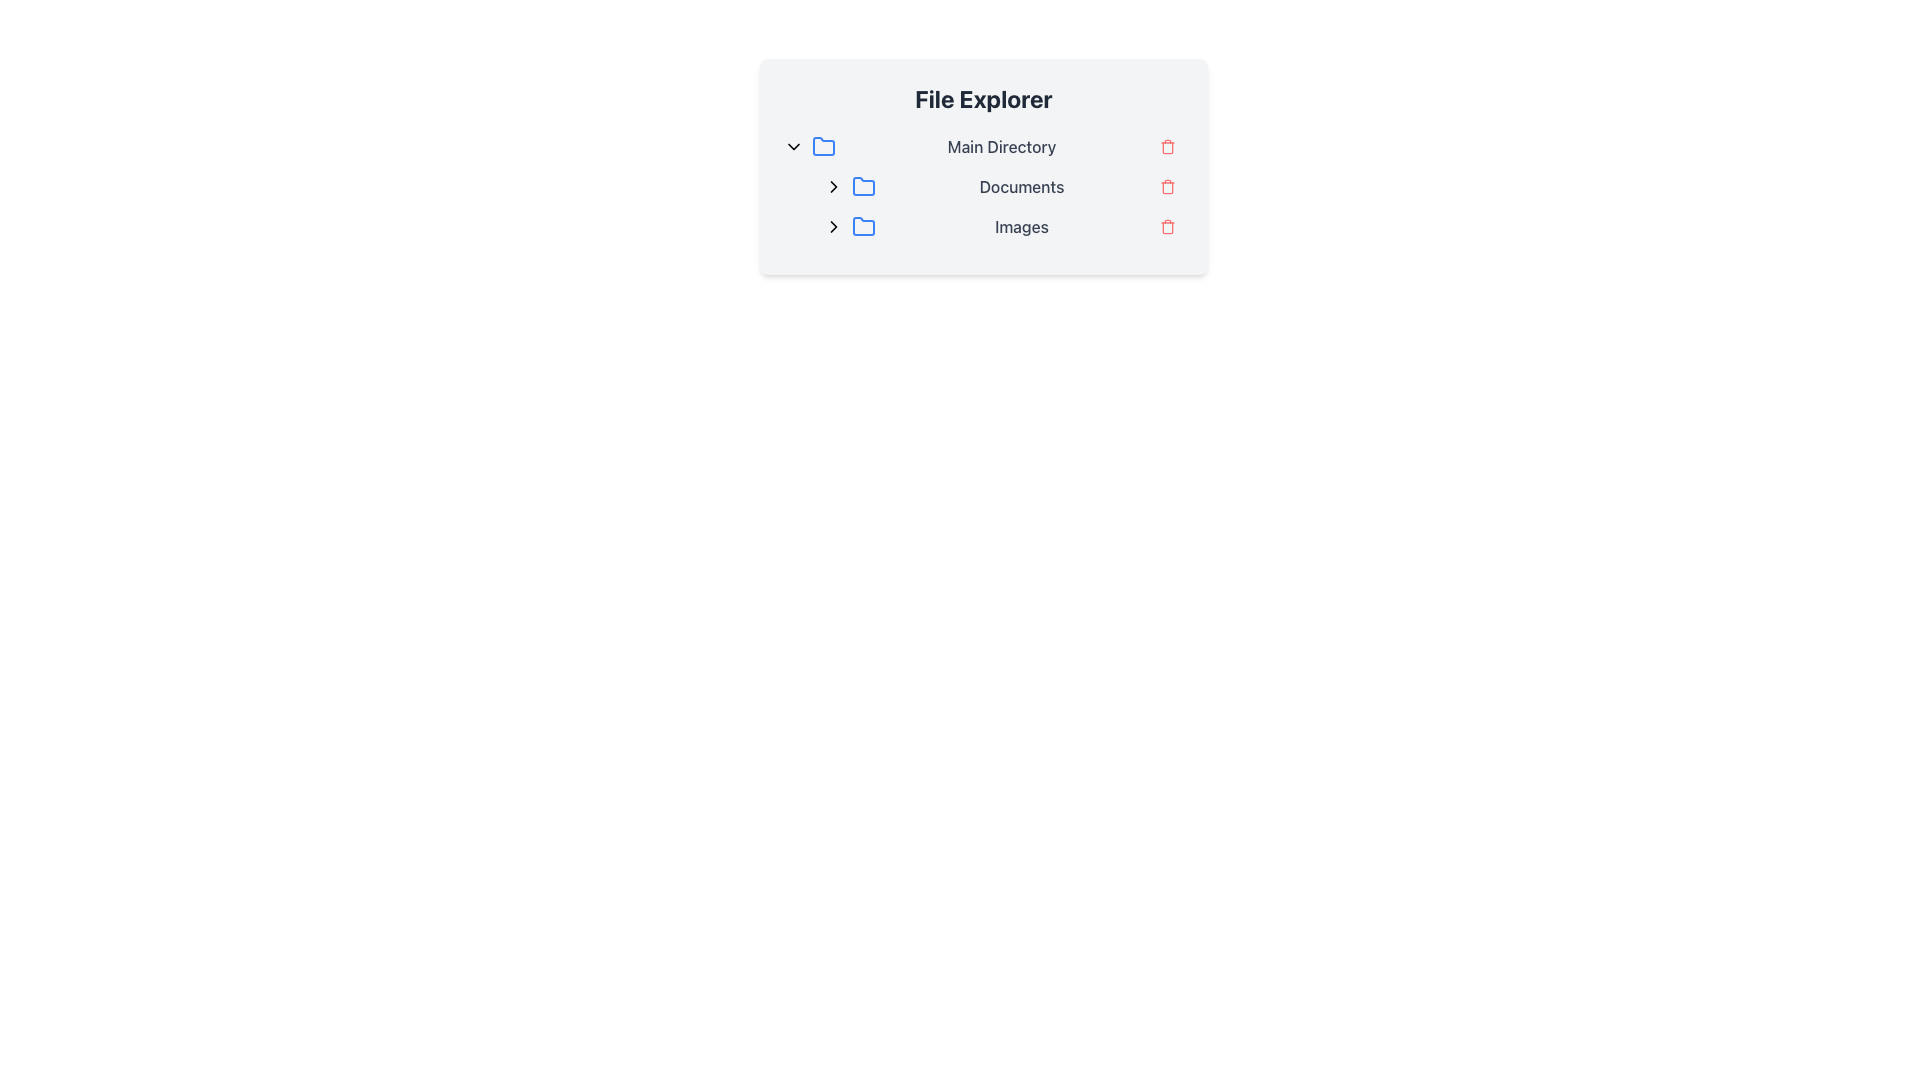  I want to click on the delete icon for the 'Main Directory' item in the file explorer, which is represented by a trash can icon and located at the rightmost end of the corresponding row, so click(1167, 146).